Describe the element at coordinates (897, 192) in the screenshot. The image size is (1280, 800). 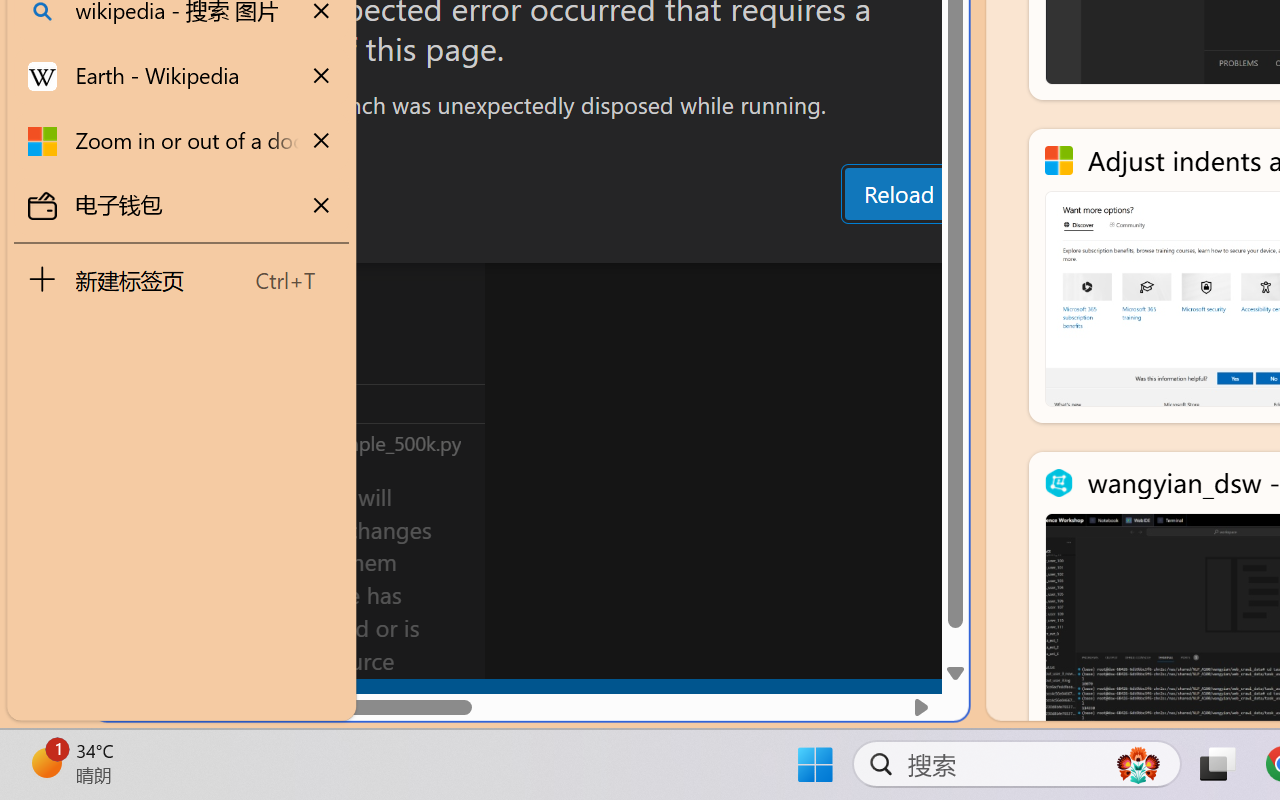
I see `'Reload'` at that location.